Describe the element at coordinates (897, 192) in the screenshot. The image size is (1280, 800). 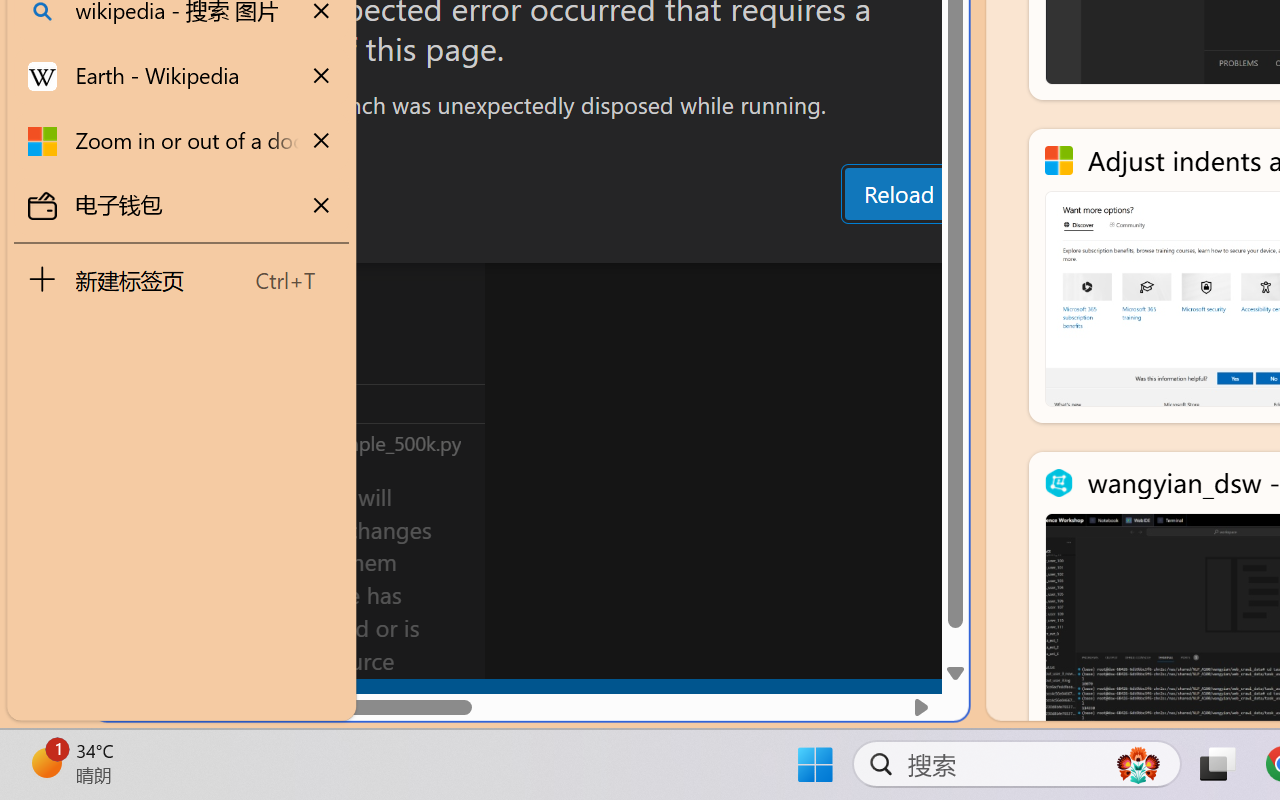
I see `'Reload'` at that location.